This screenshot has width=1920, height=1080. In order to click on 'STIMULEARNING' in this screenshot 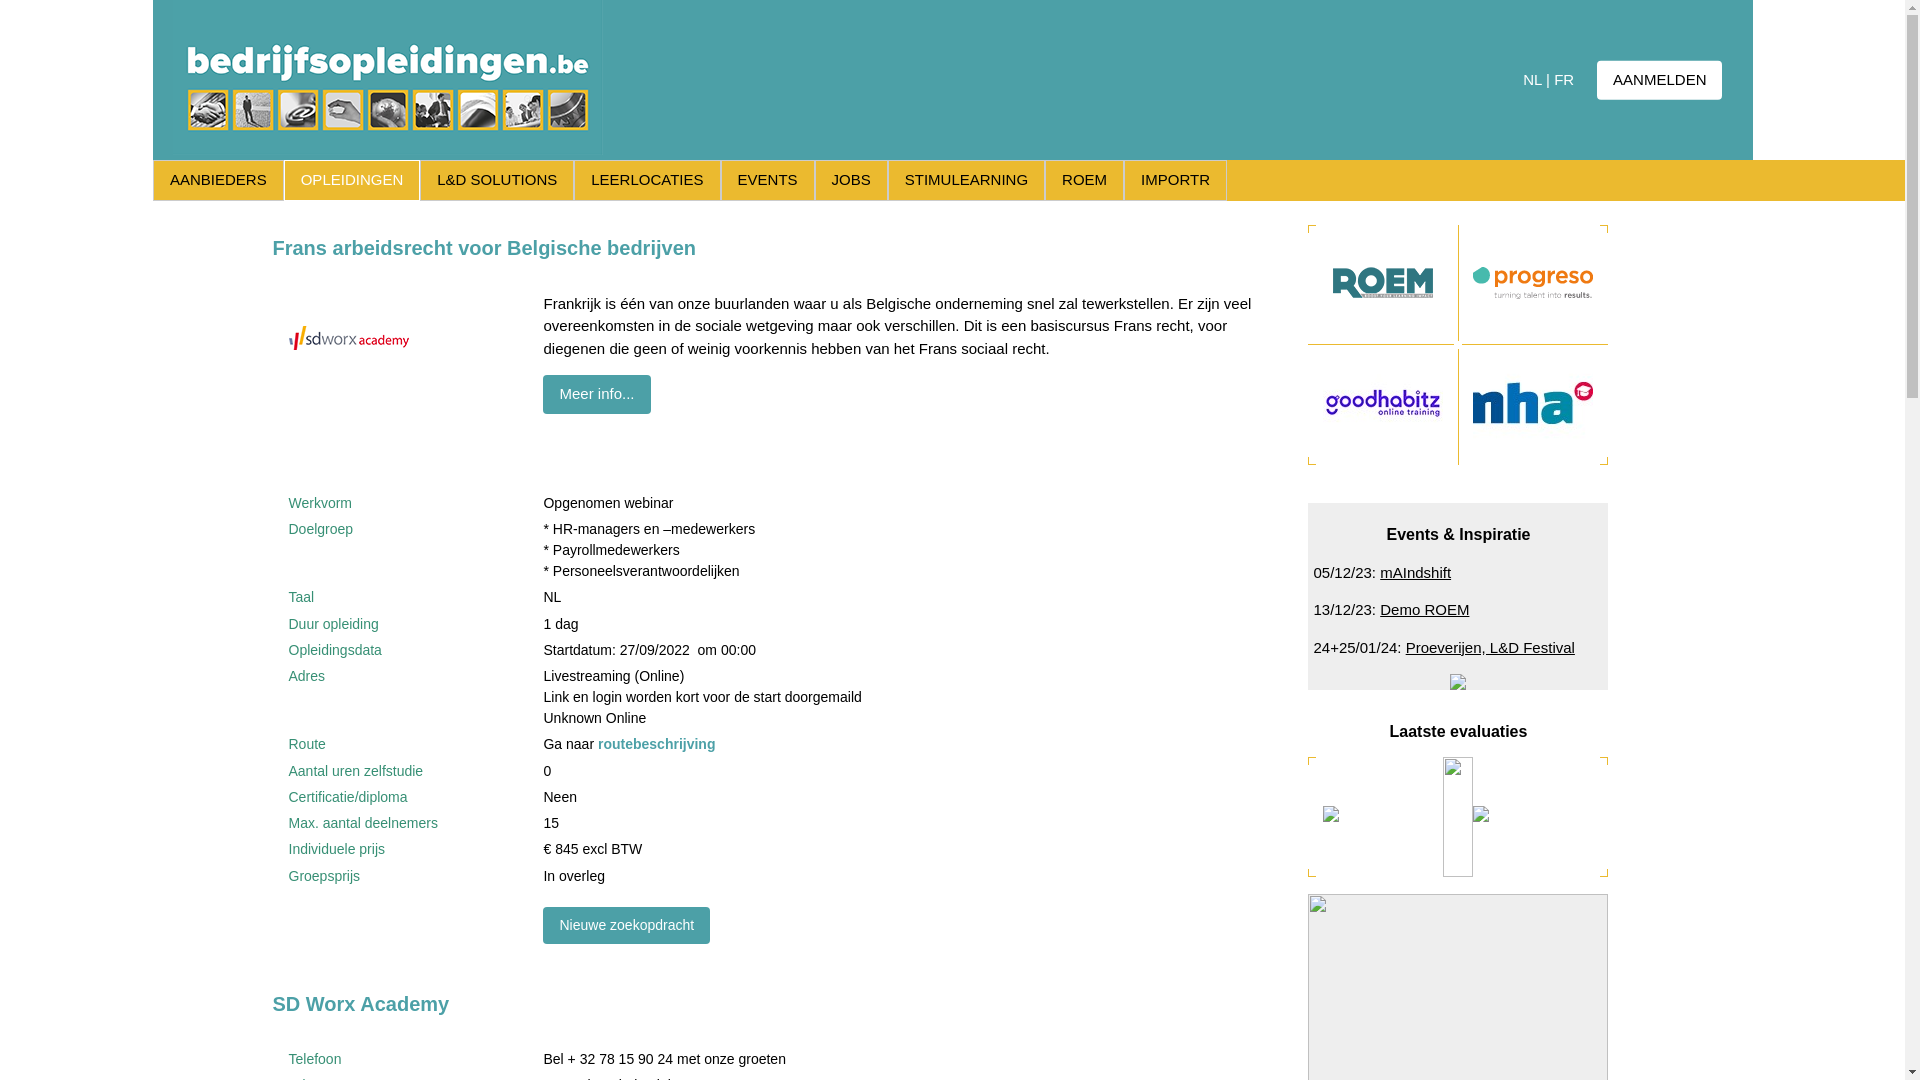, I will do `click(965, 180)`.